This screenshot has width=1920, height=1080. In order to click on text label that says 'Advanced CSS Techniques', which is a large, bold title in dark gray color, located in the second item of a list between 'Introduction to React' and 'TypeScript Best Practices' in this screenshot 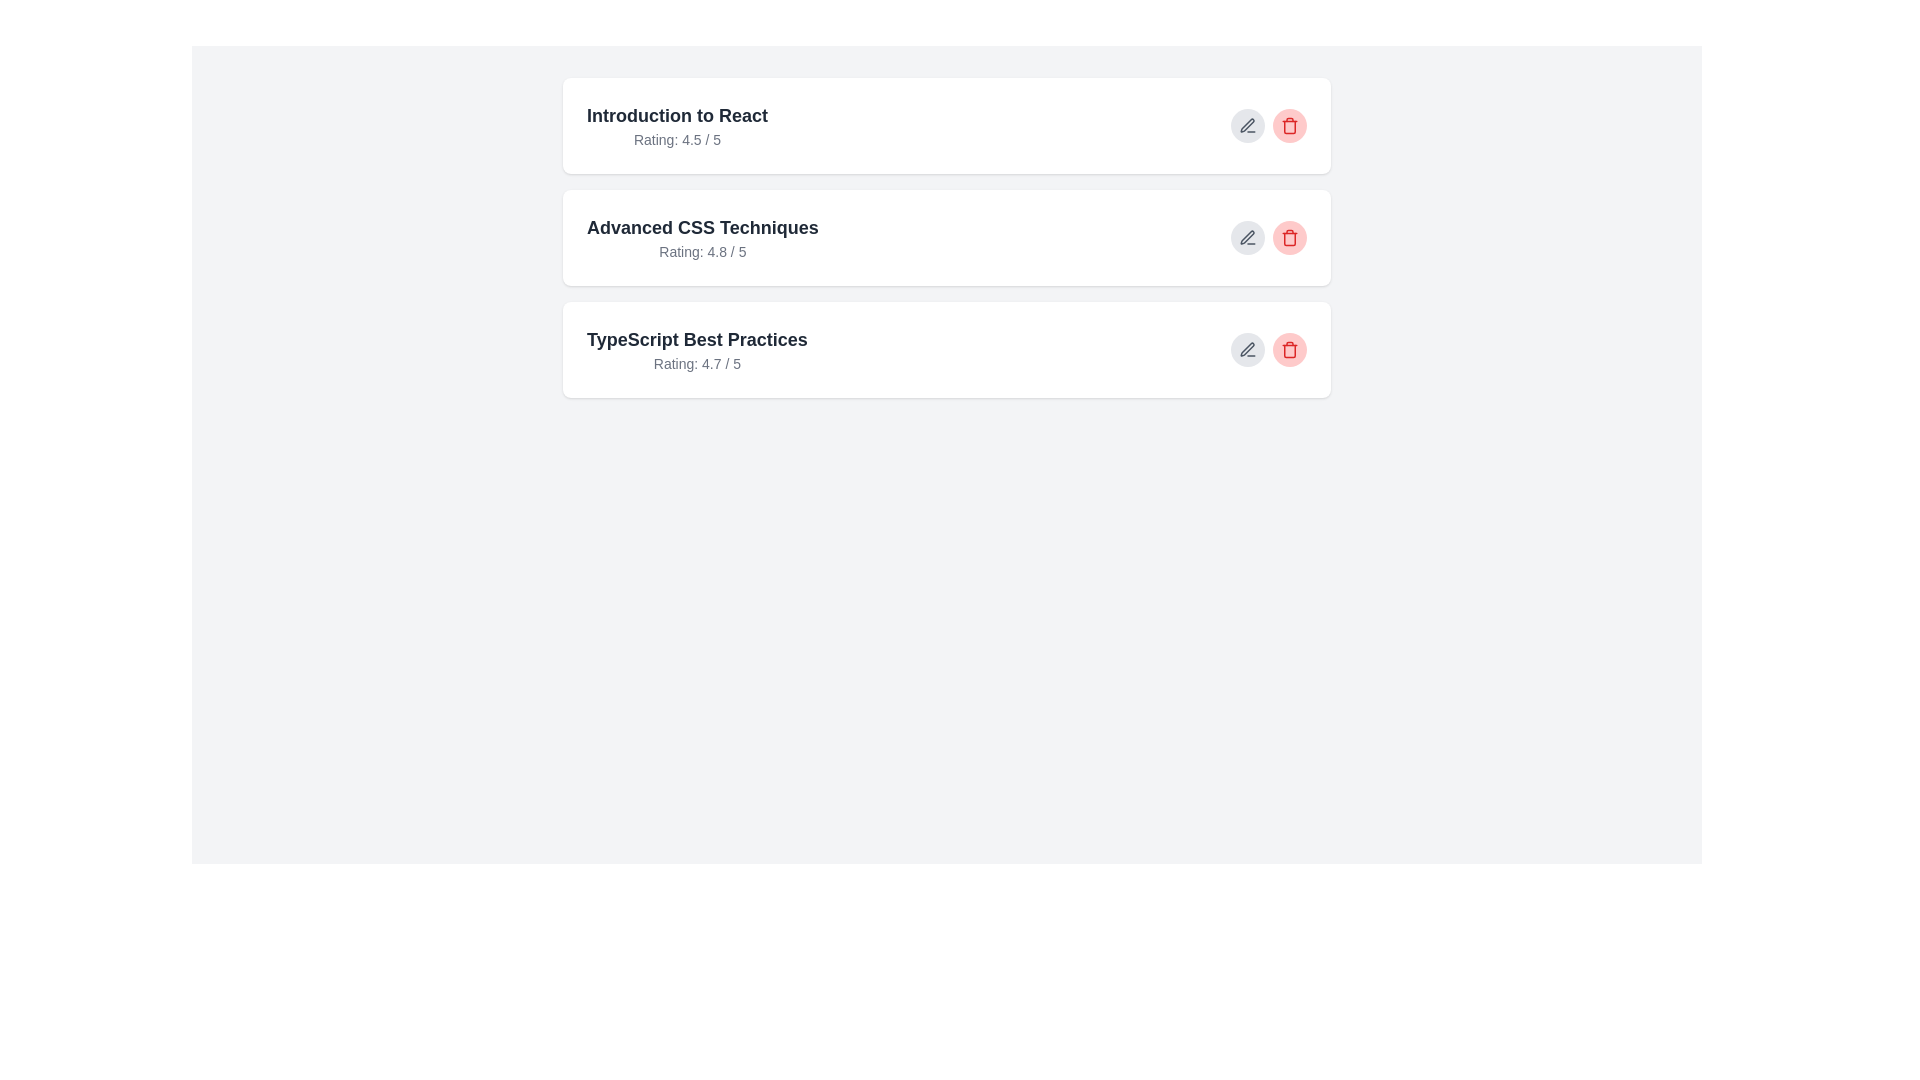, I will do `click(702, 226)`.